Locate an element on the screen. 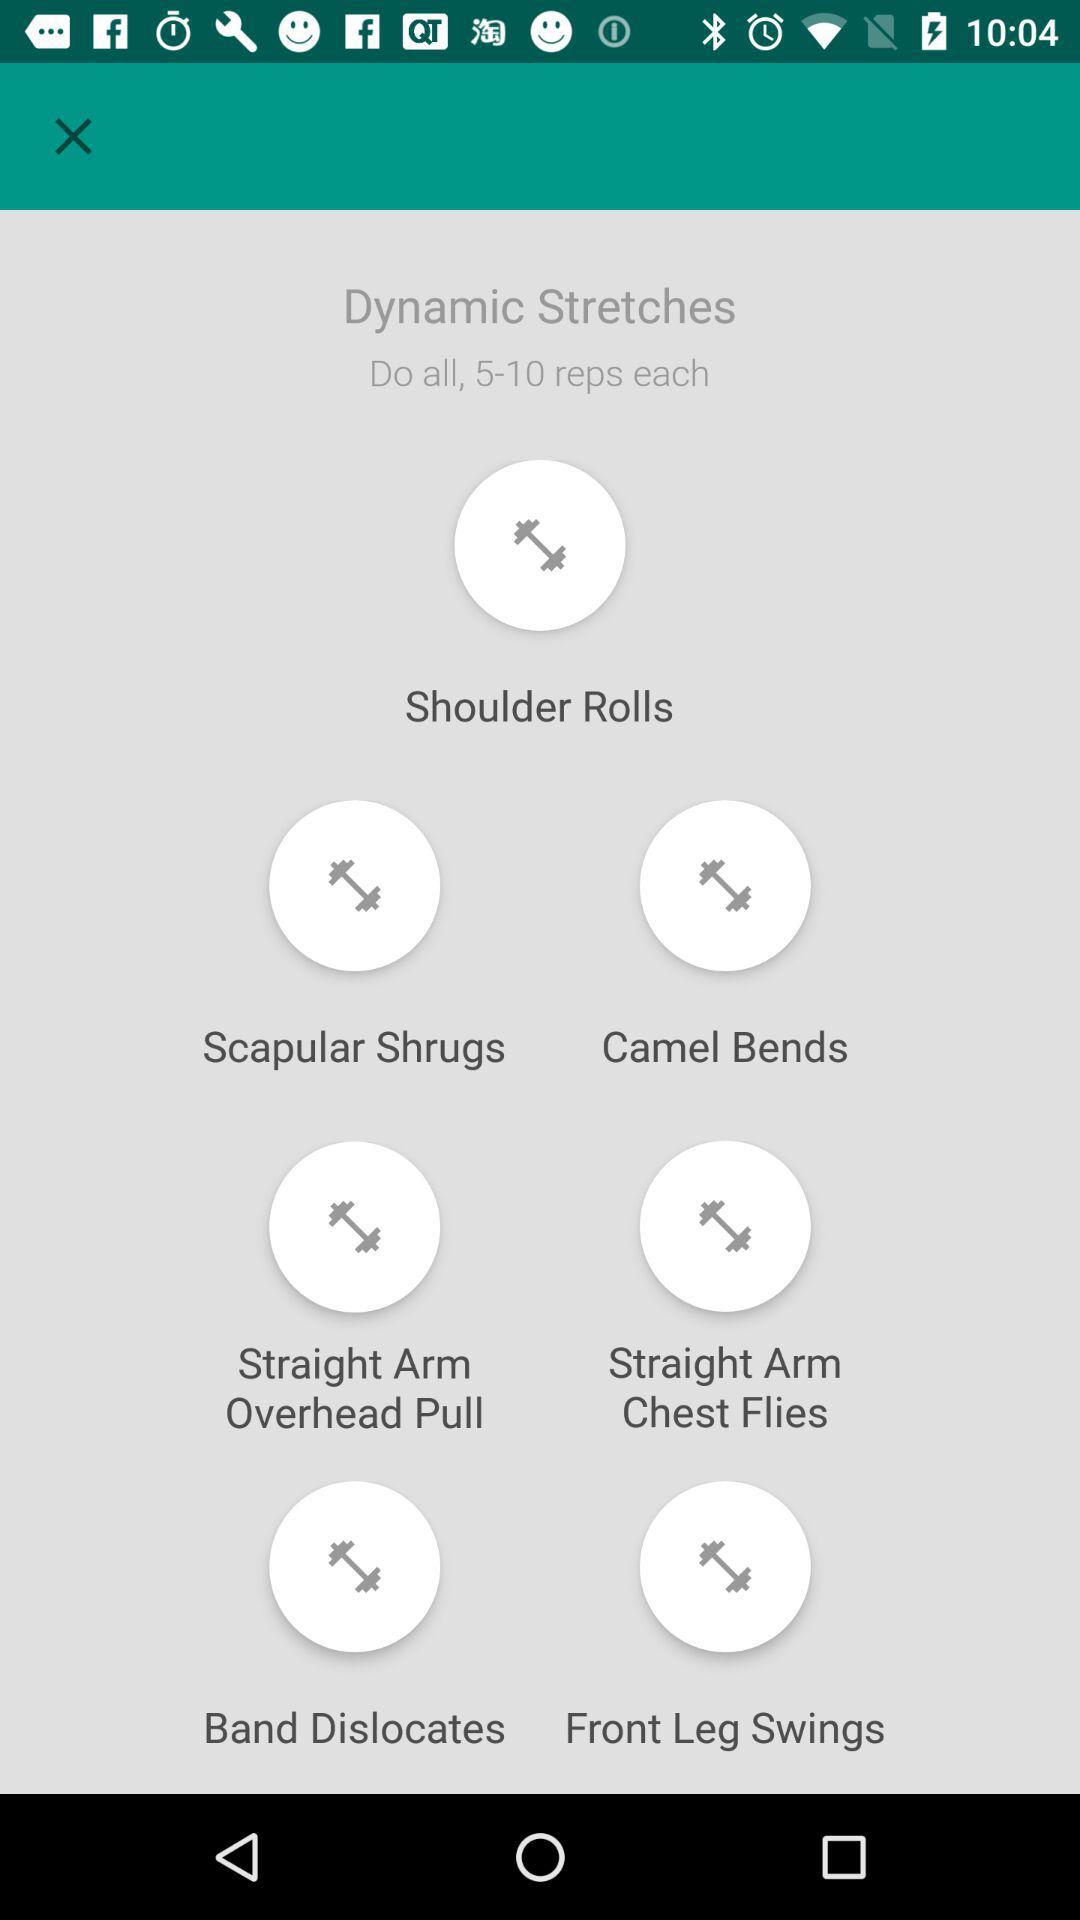 The image size is (1080, 1920). weight icon is located at coordinates (540, 545).